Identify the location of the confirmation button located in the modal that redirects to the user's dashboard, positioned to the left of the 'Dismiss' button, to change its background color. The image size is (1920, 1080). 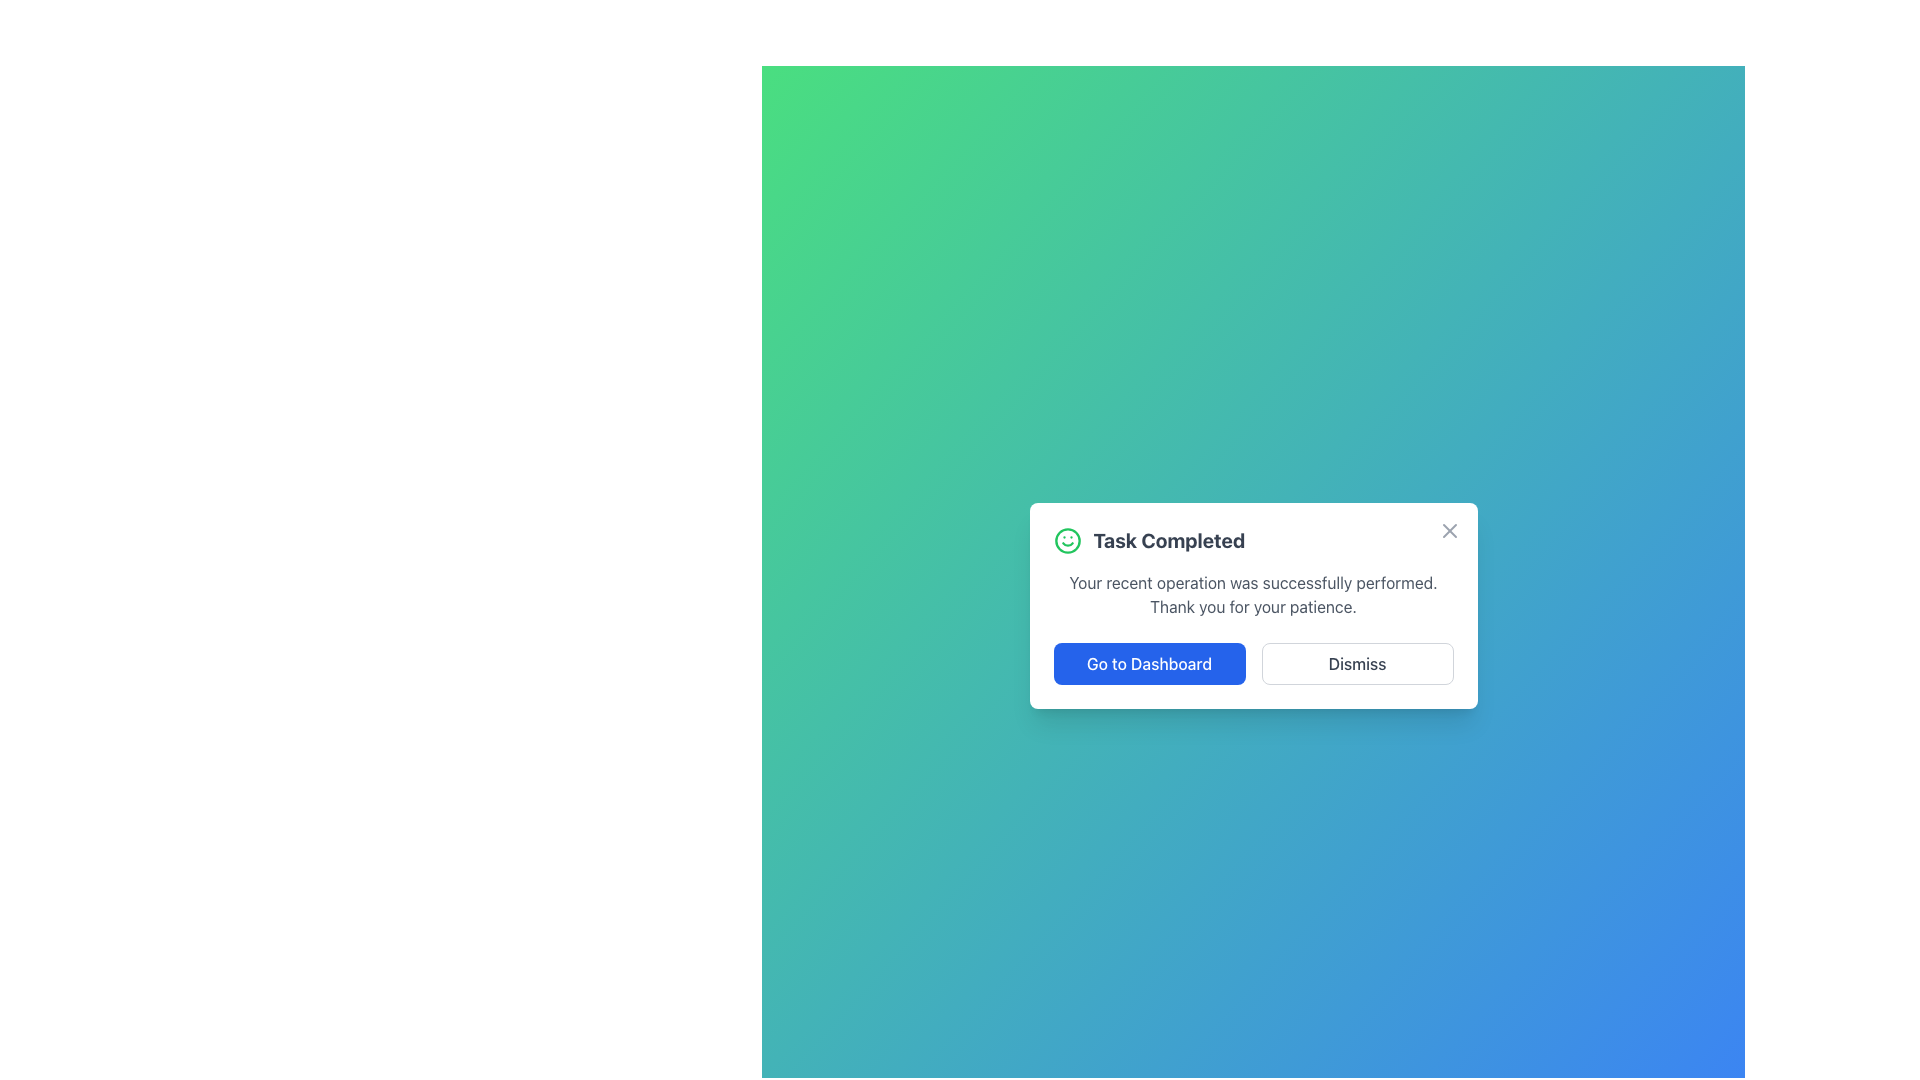
(1149, 663).